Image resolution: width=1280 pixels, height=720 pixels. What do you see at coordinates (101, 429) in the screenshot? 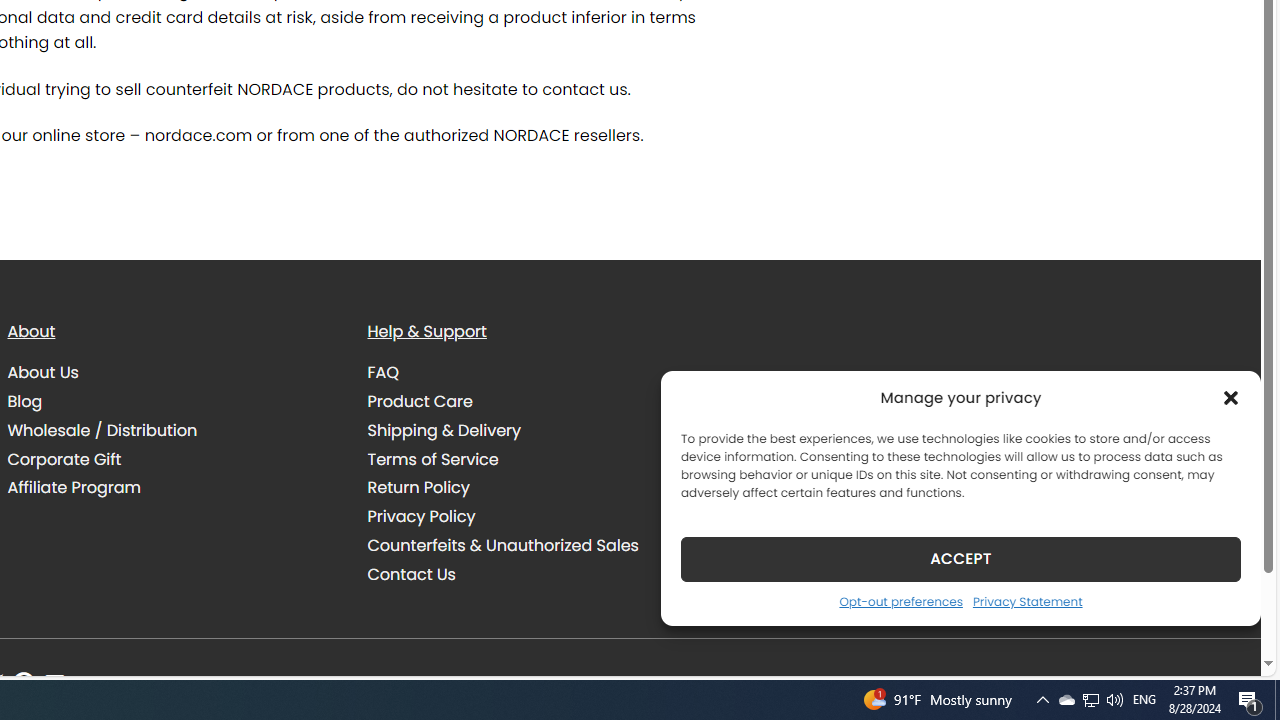
I see `'Wholesale / Distribution'` at bounding box center [101, 429].